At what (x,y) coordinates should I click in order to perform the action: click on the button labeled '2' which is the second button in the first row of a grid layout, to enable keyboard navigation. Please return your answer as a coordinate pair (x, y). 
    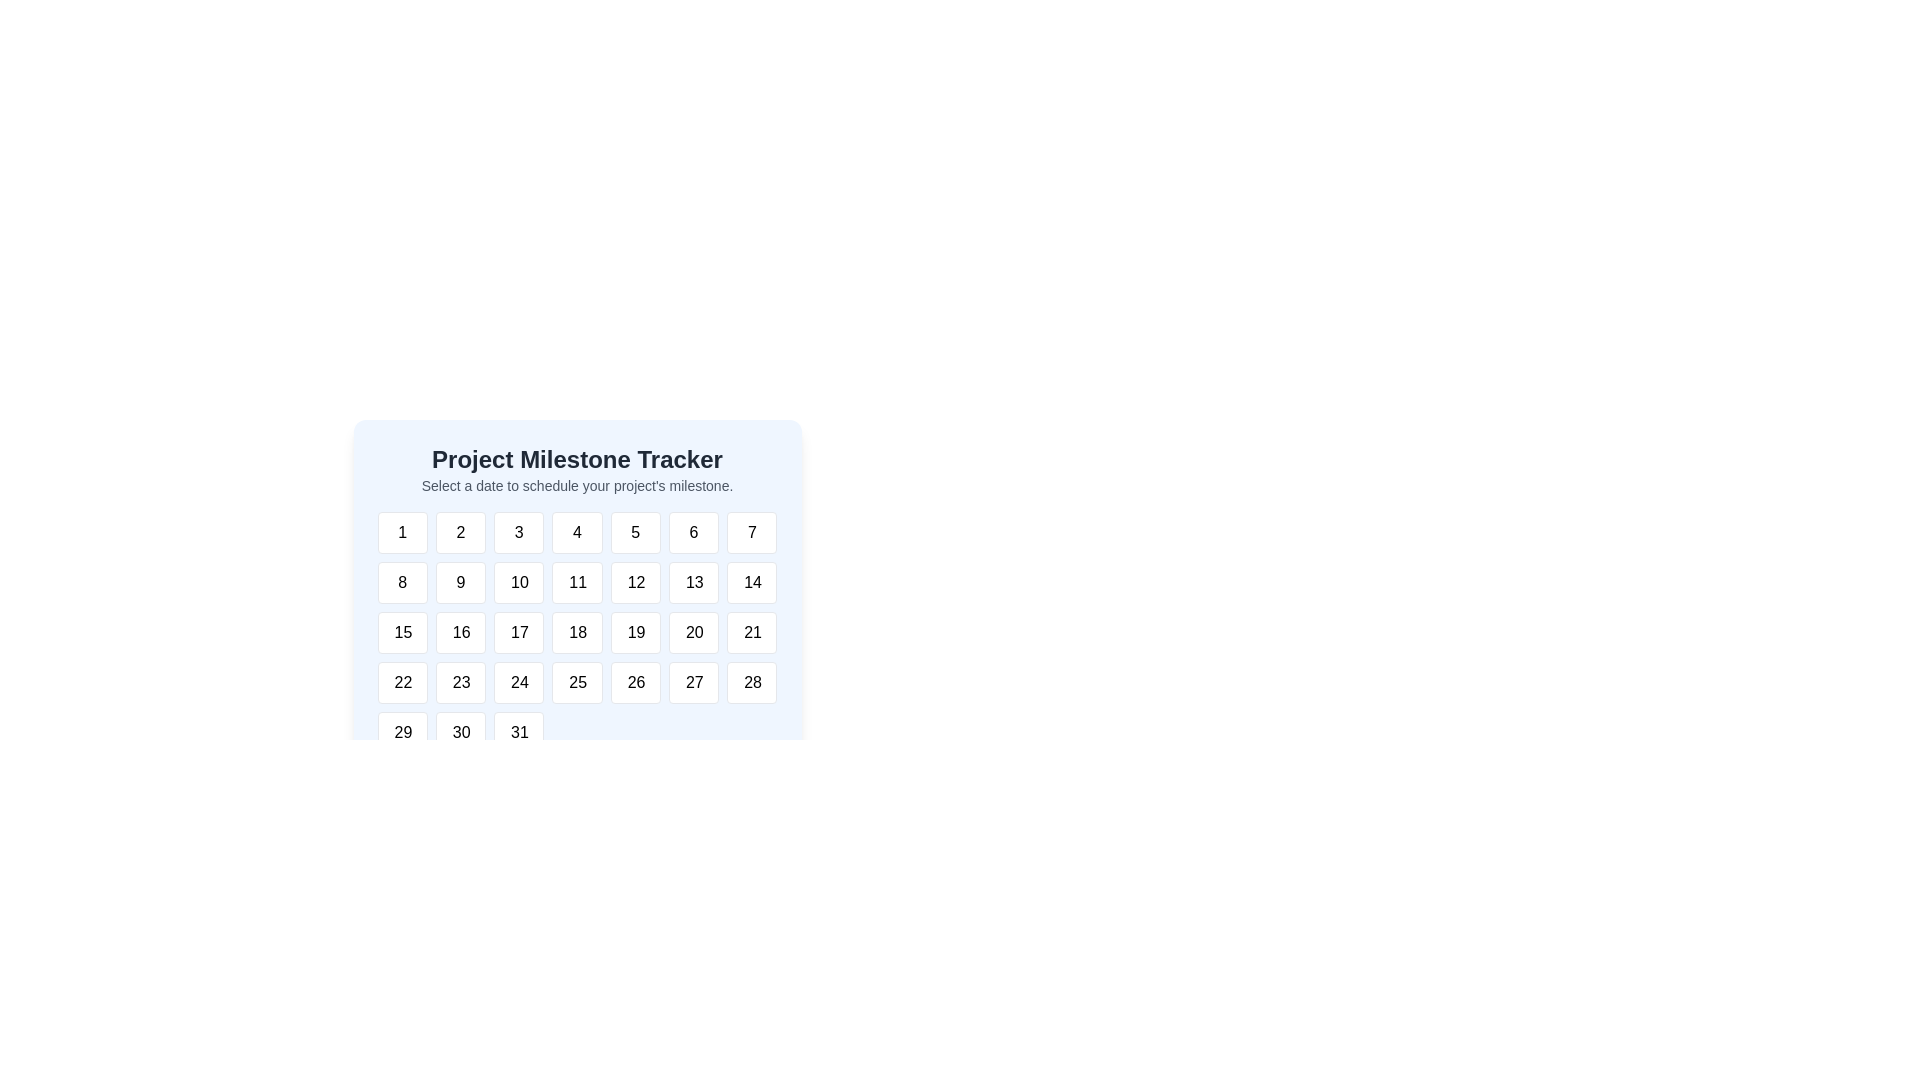
    Looking at the image, I should click on (459, 531).